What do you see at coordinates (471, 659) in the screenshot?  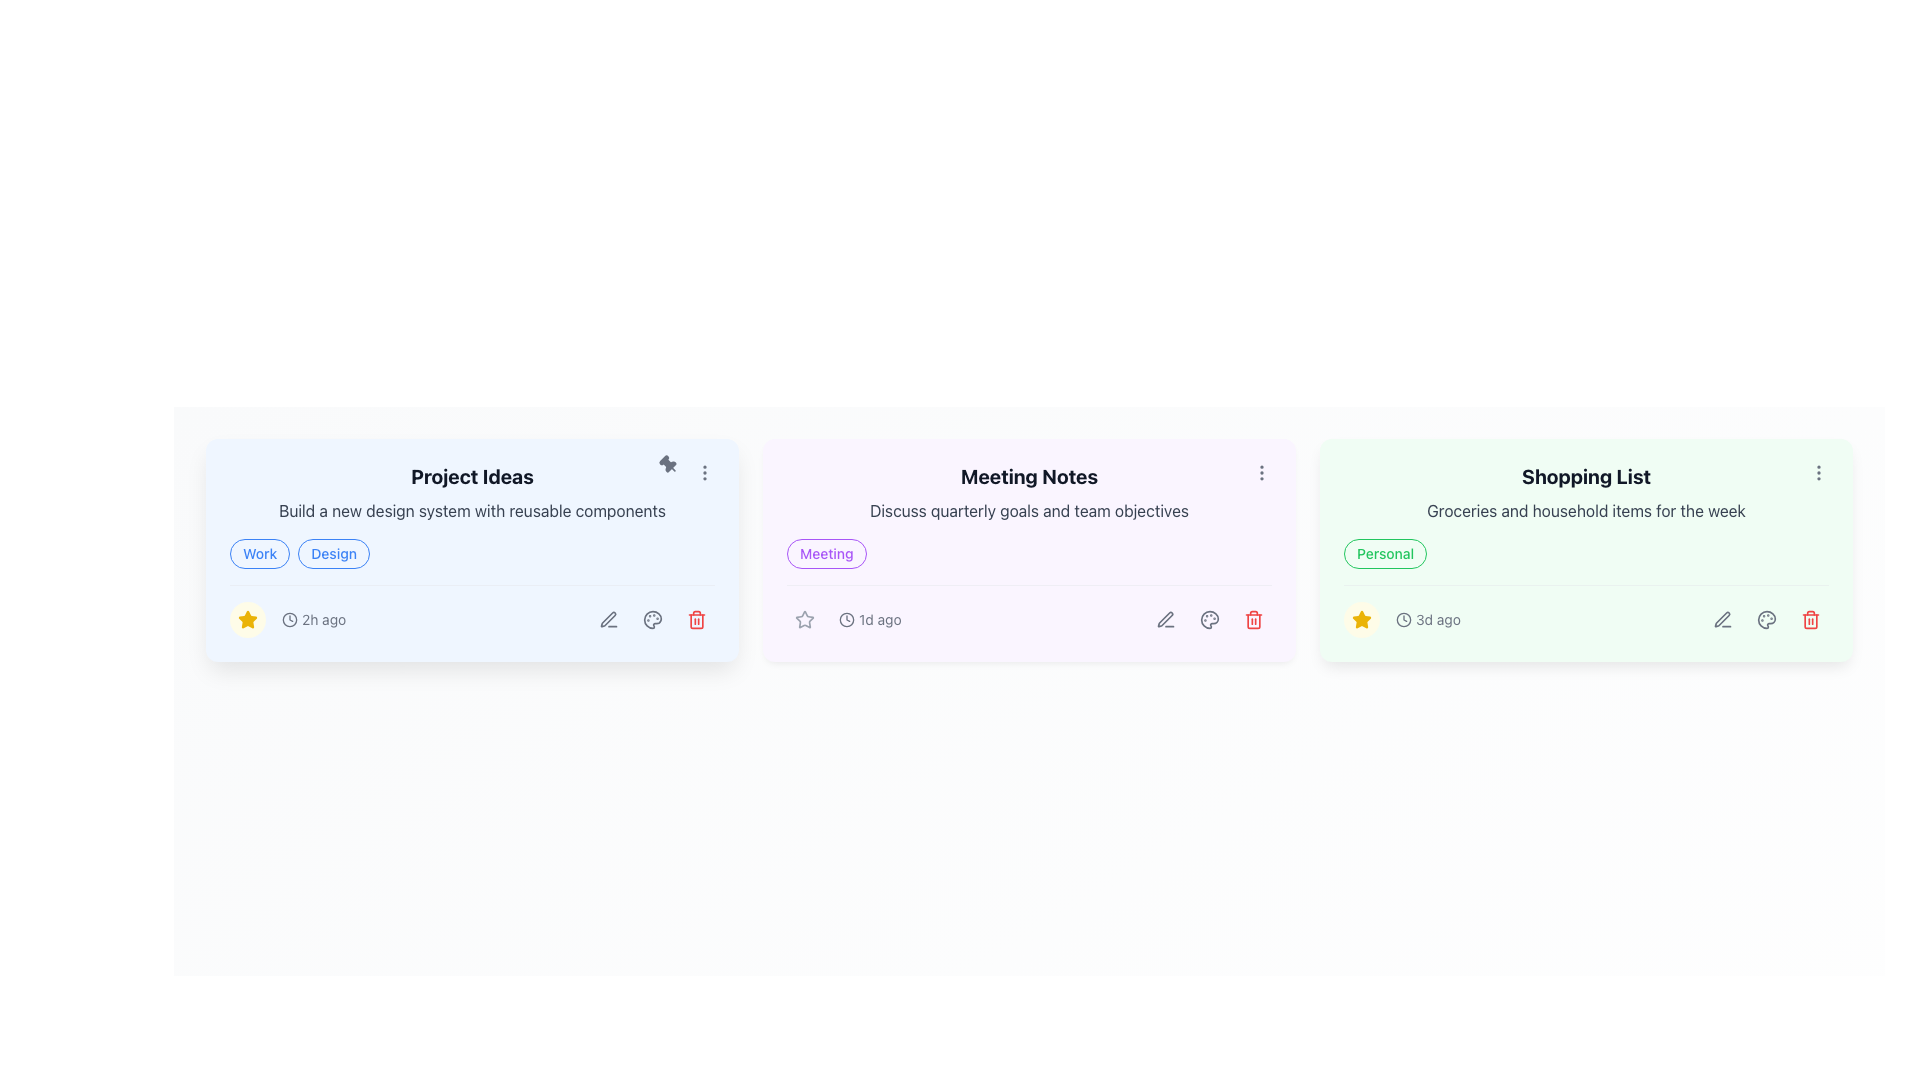 I see `the progress bar located at the bottom edge of the 'Project Ideas' card, which serves as a progress indicator` at bounding box center [471, 659].